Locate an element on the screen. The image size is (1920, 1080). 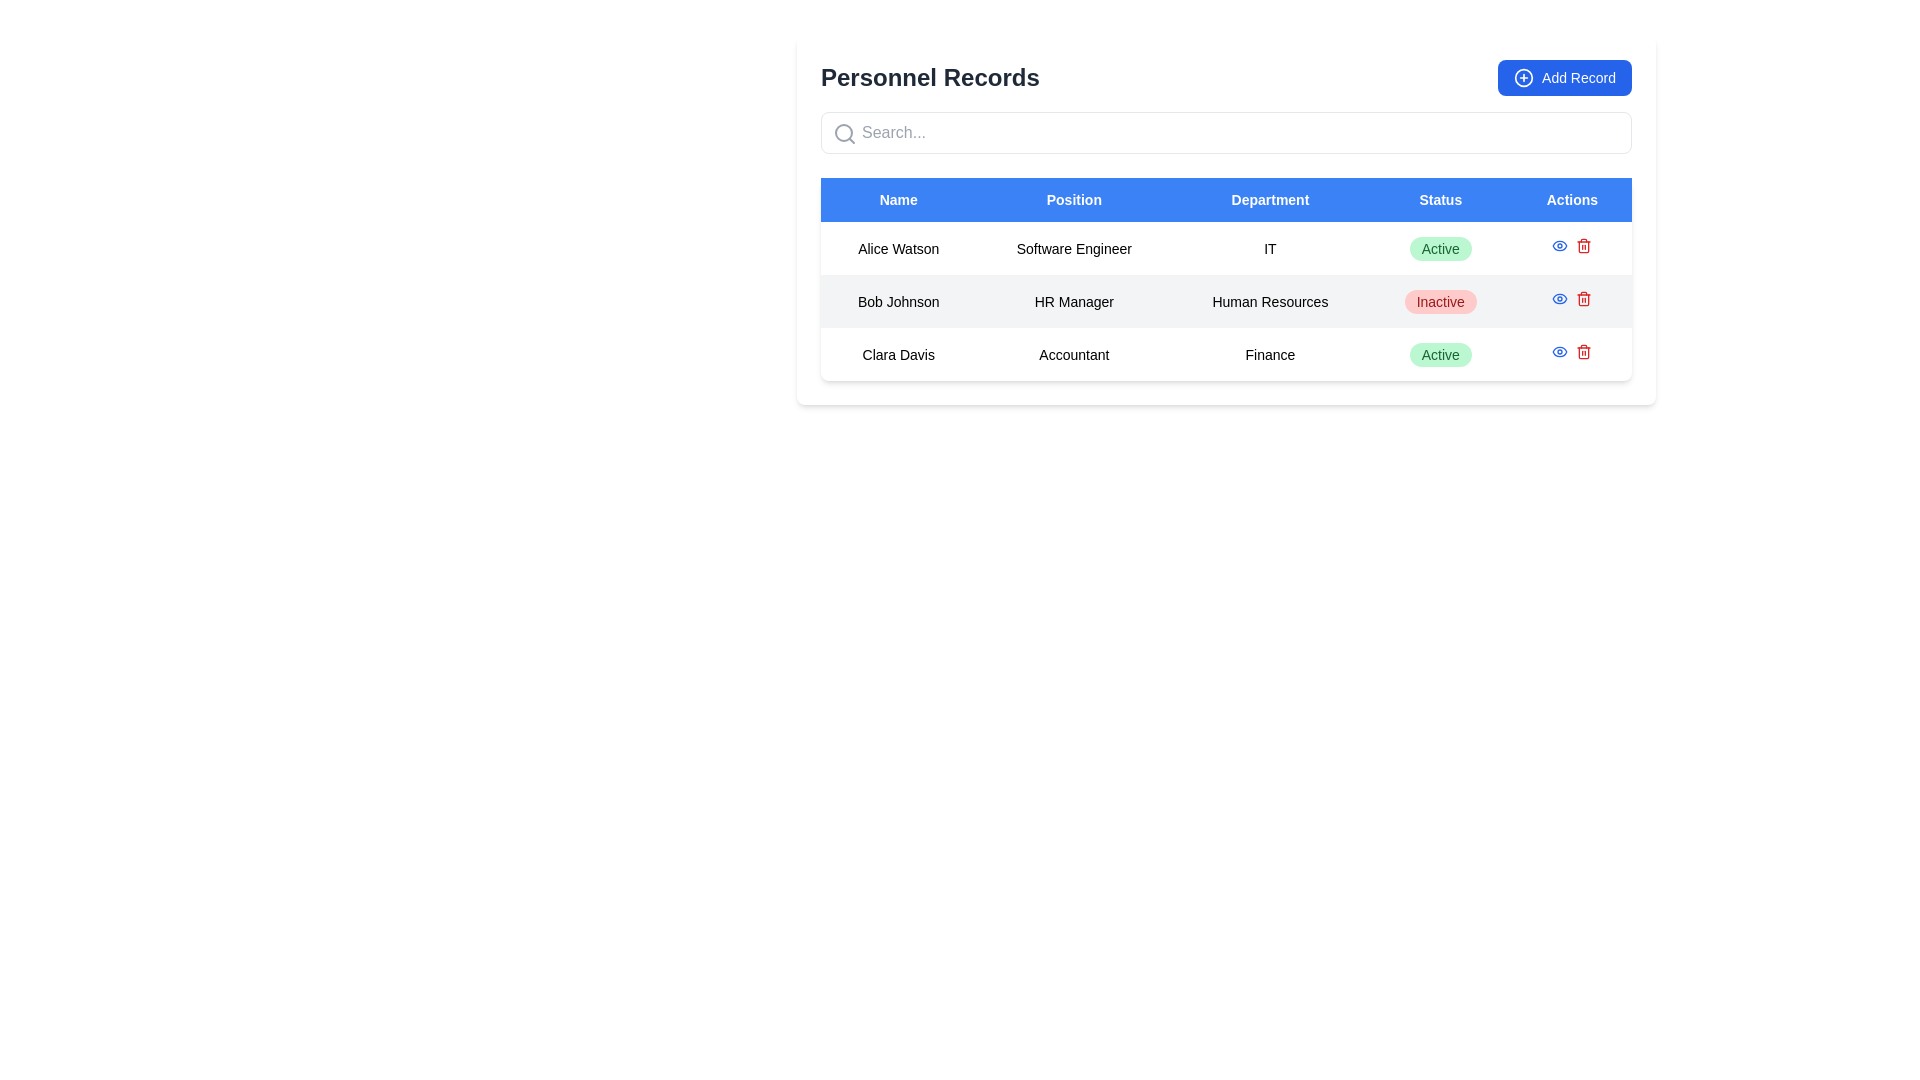
the third row of the personnel records table which displays 'Clara Davis', 'Accountant', 'Finance', 'Active' is located at coordinates (1225, 353).